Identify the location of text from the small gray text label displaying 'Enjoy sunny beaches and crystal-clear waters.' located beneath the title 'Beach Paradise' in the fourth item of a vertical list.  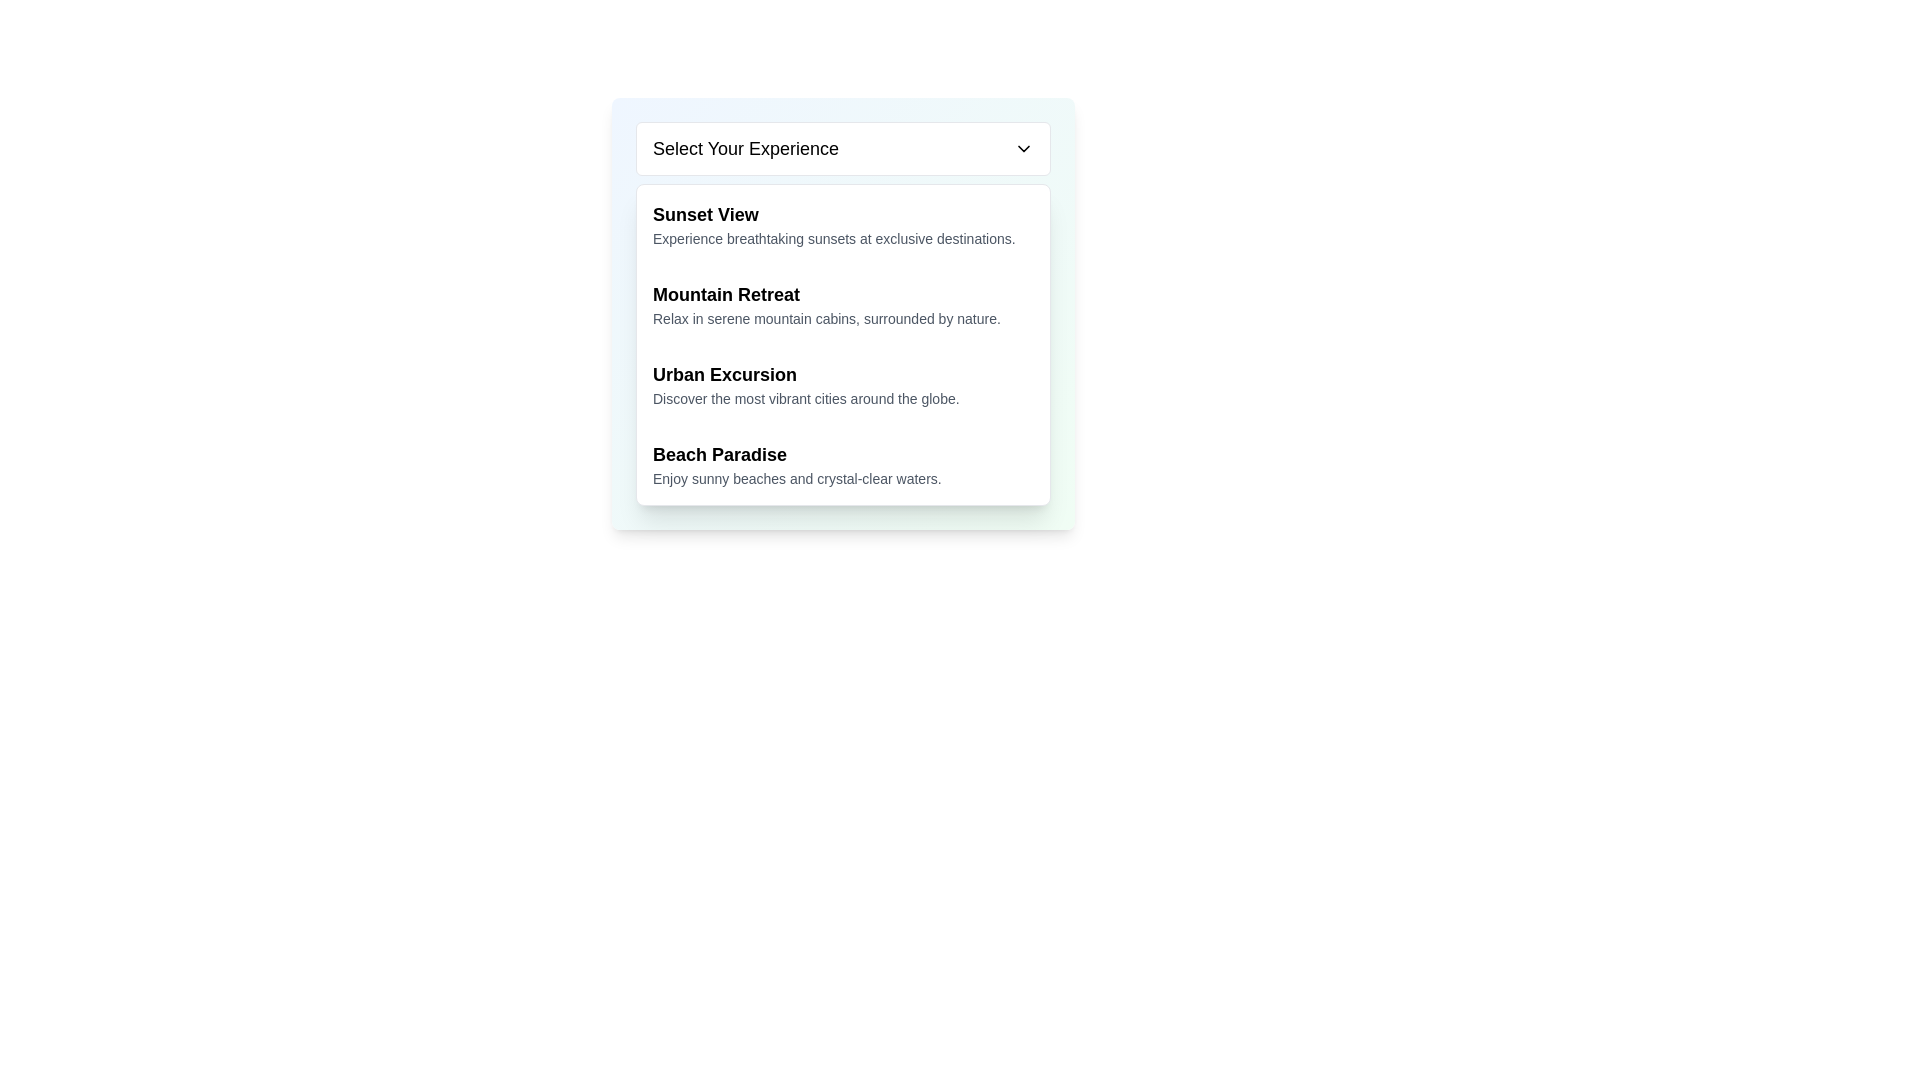
(843, 478).